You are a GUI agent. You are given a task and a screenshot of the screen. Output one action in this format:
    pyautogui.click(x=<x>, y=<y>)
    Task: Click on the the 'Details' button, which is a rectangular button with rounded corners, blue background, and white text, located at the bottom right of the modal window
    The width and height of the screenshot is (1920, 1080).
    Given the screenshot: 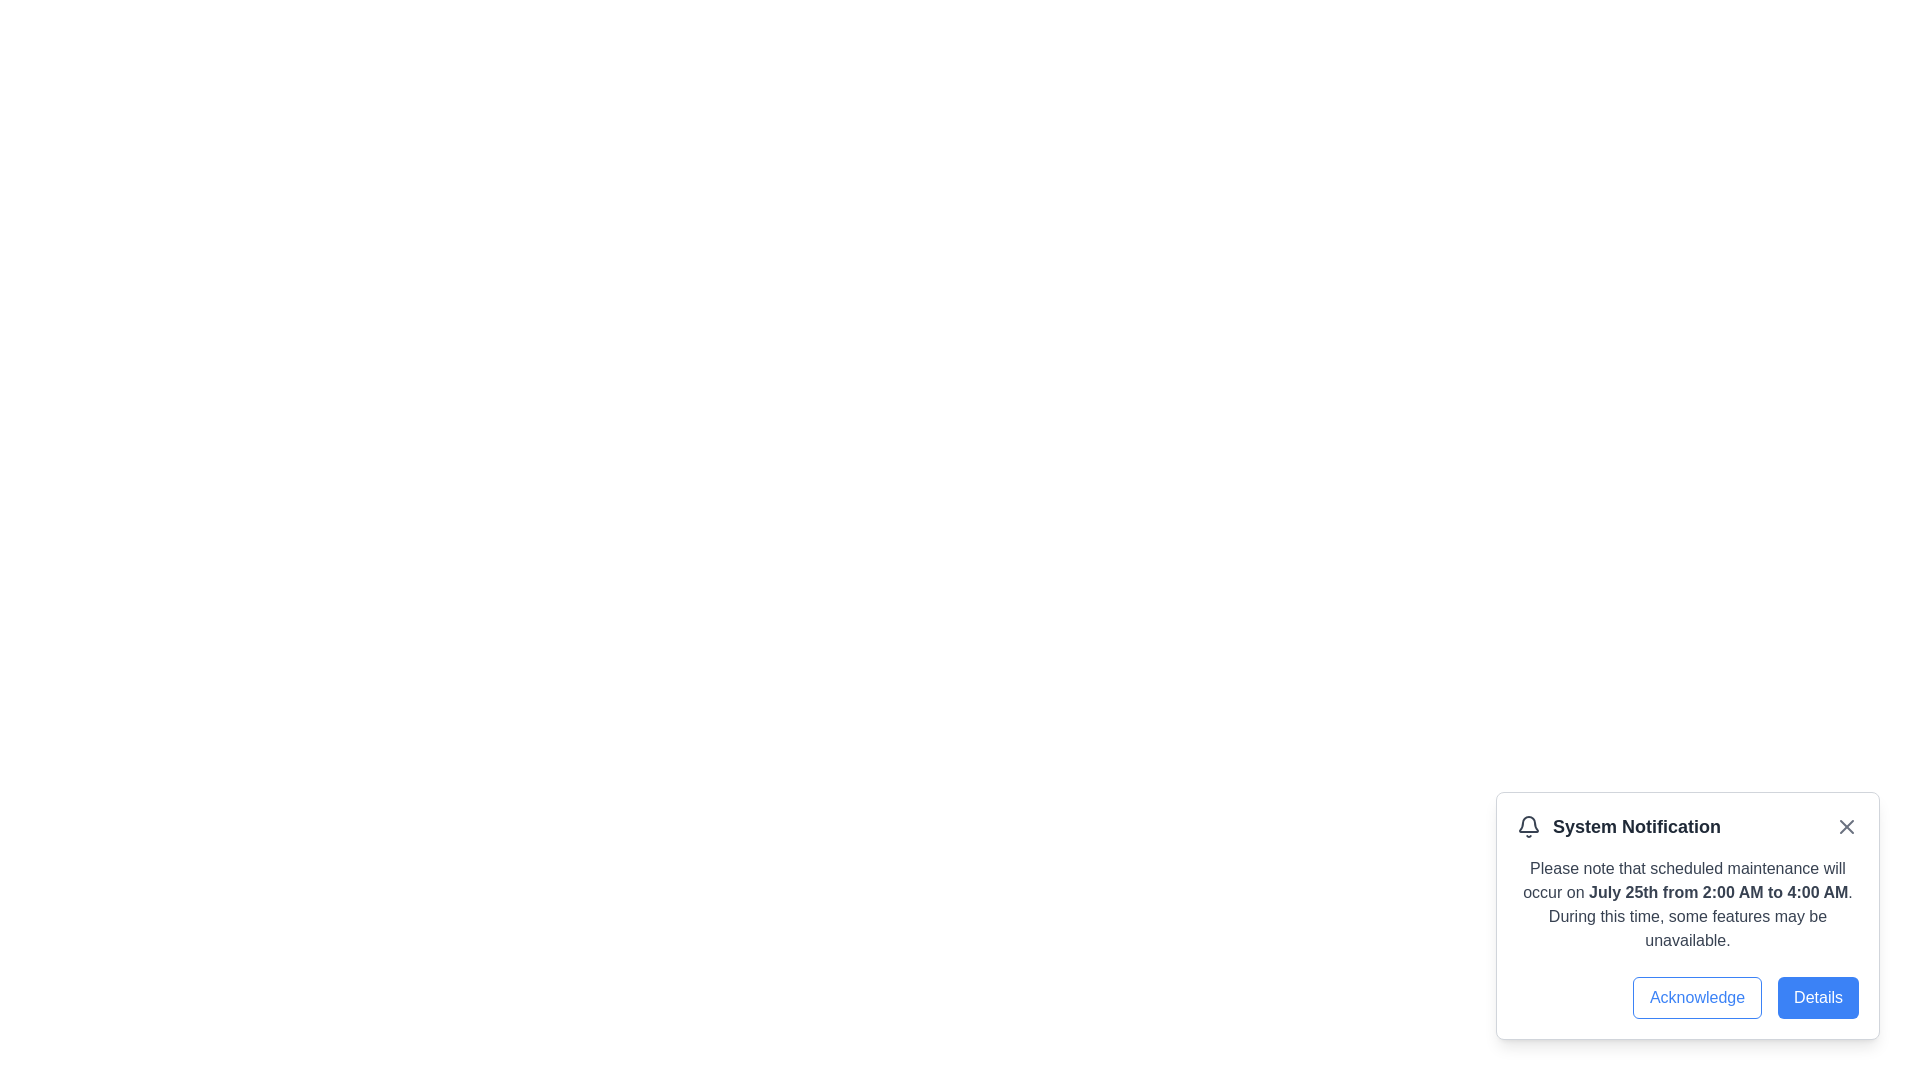 What is the action you would take?
    pyautogui.click(x=1818, y=998)
    